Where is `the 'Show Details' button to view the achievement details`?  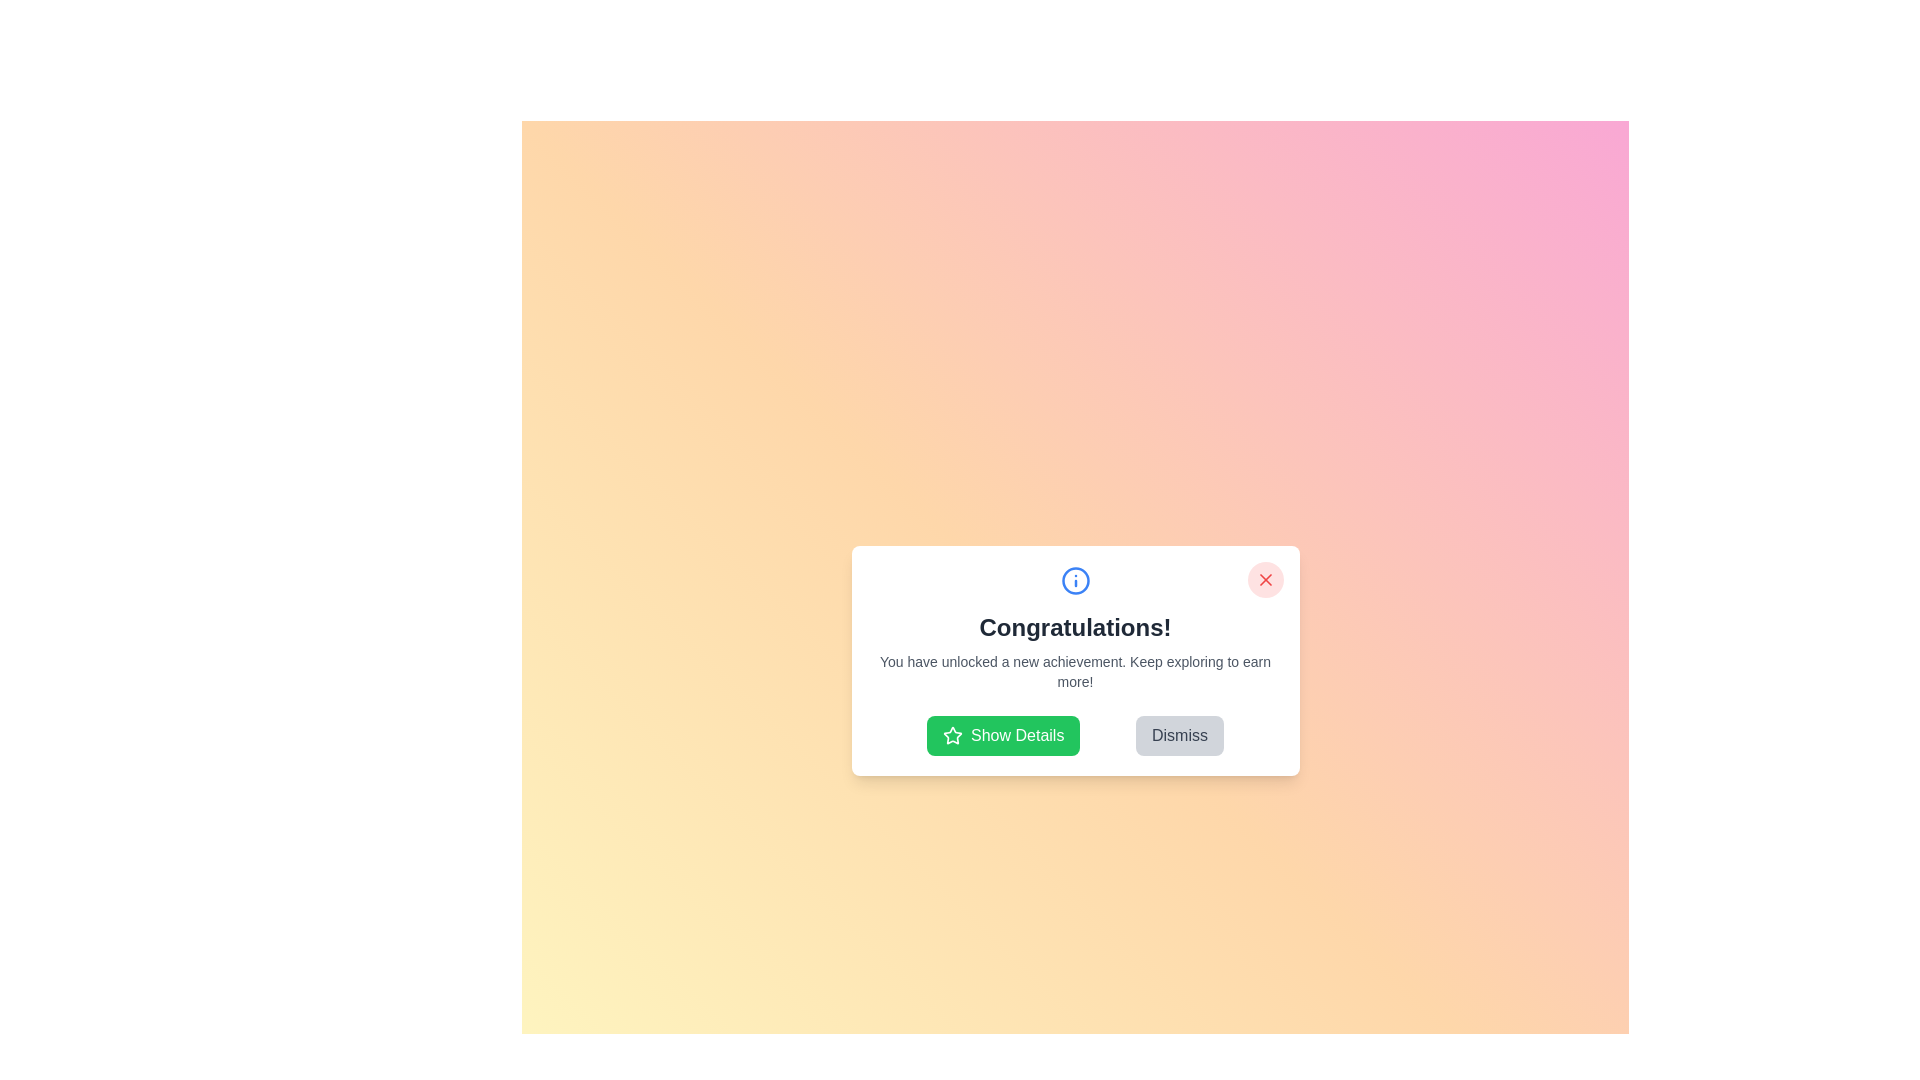 the 'Show Details' button to view the achievement details is located at coordinates (1003, 736).